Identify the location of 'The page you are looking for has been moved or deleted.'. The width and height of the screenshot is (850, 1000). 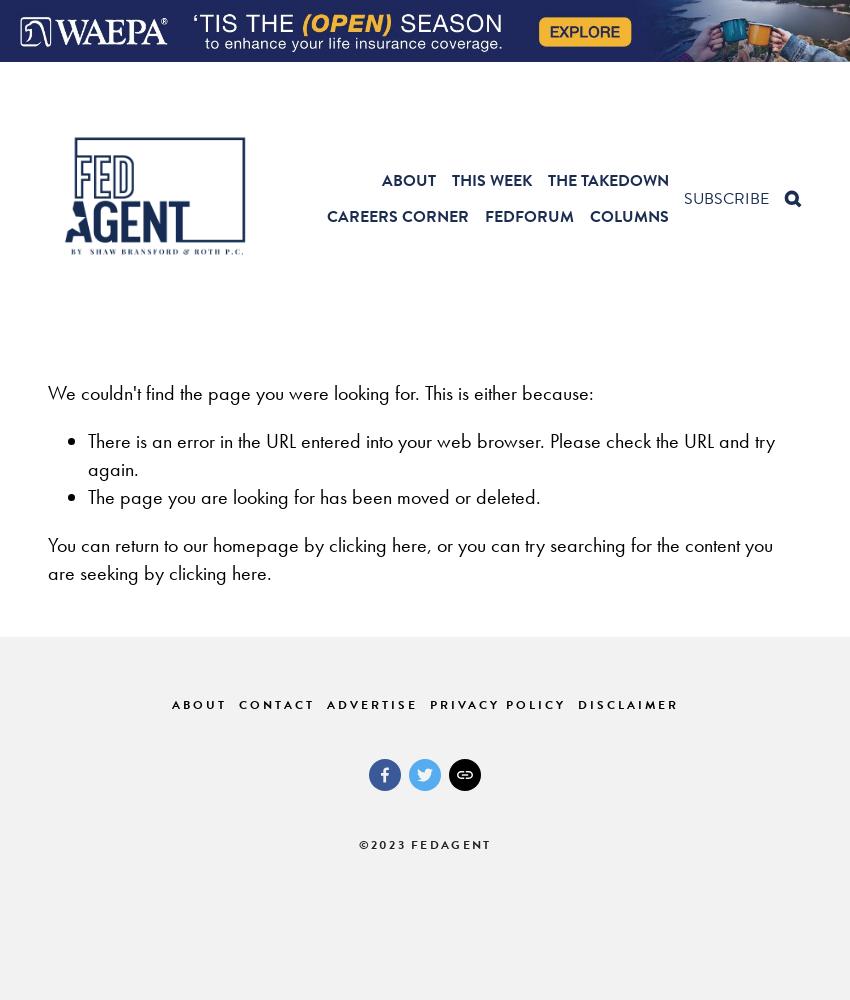
(86, 496).